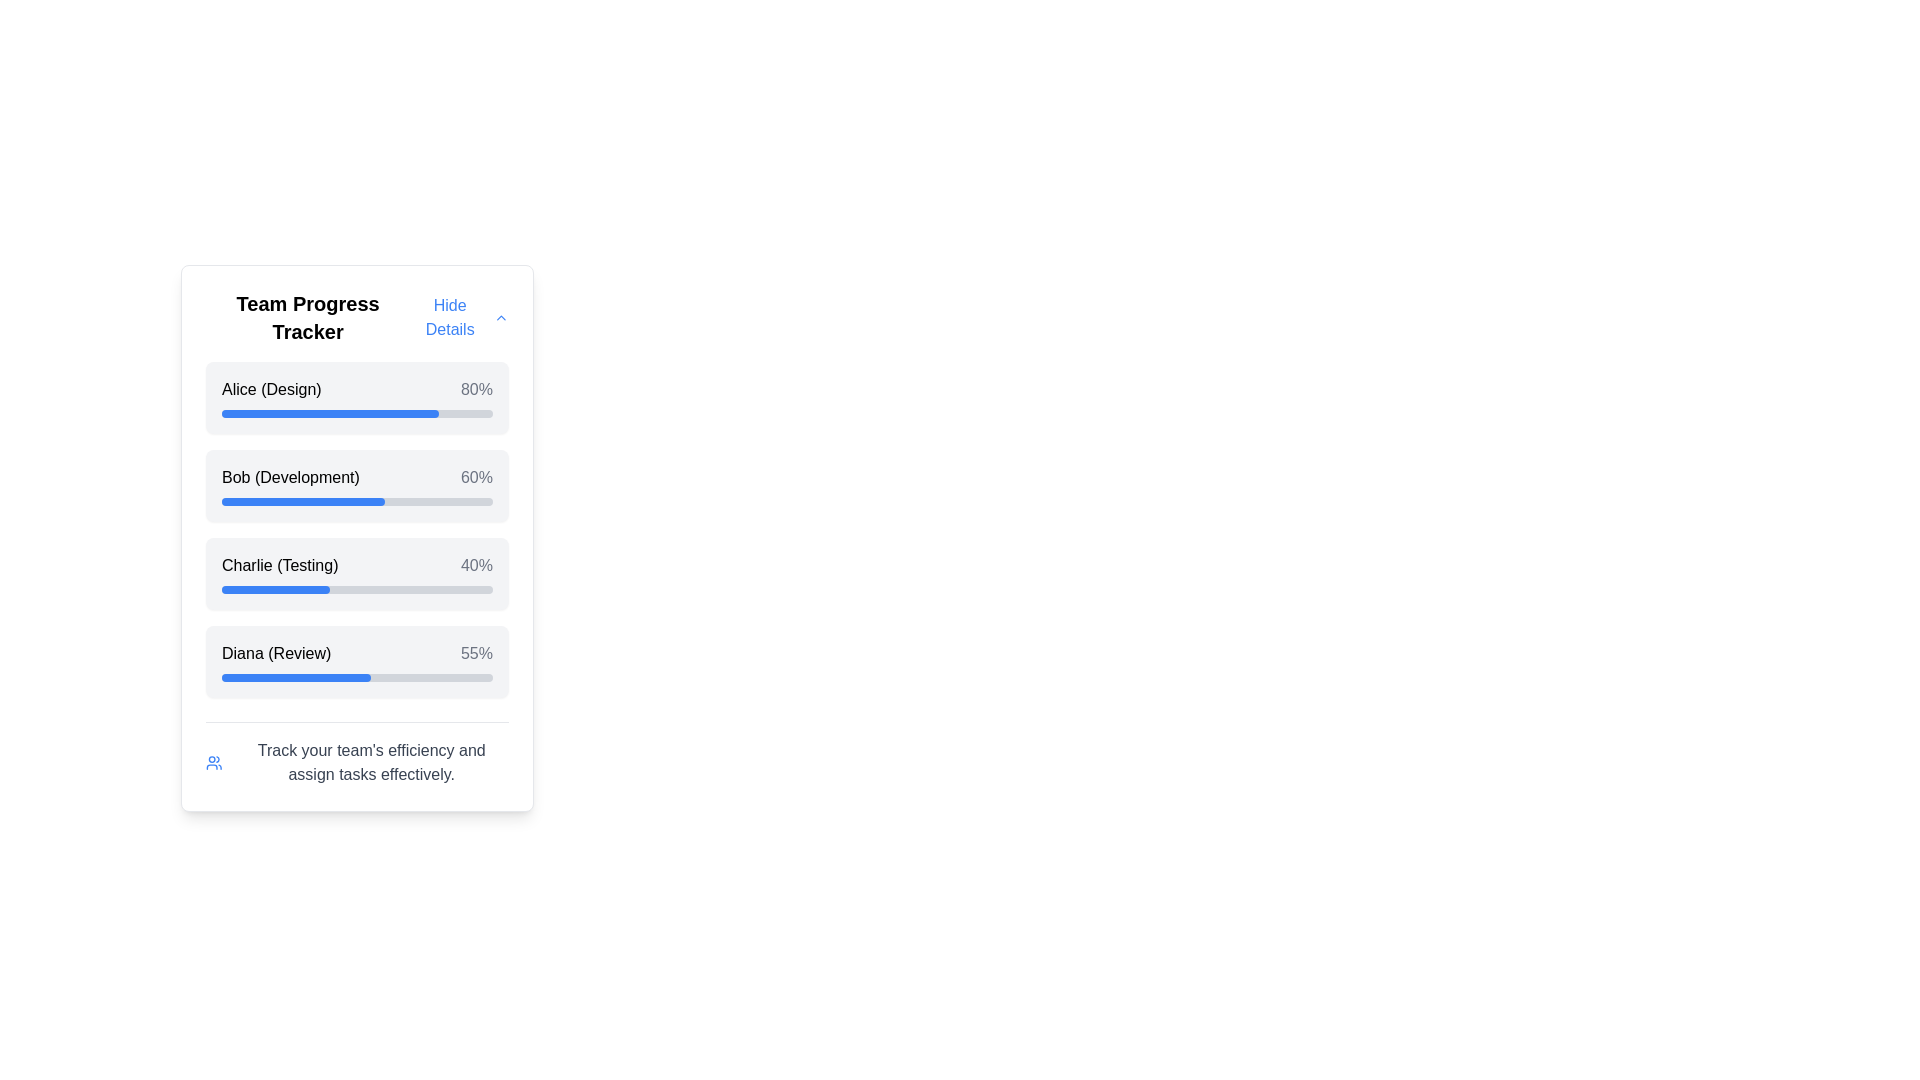 This screenshot has width=1920, height=1080. I want to click on the text label displaying 'Charlie (Testing)' in the Team Progress Tracker, which is left-aligned in the third row and followed by a percentage value '40%', so click(279, 566).